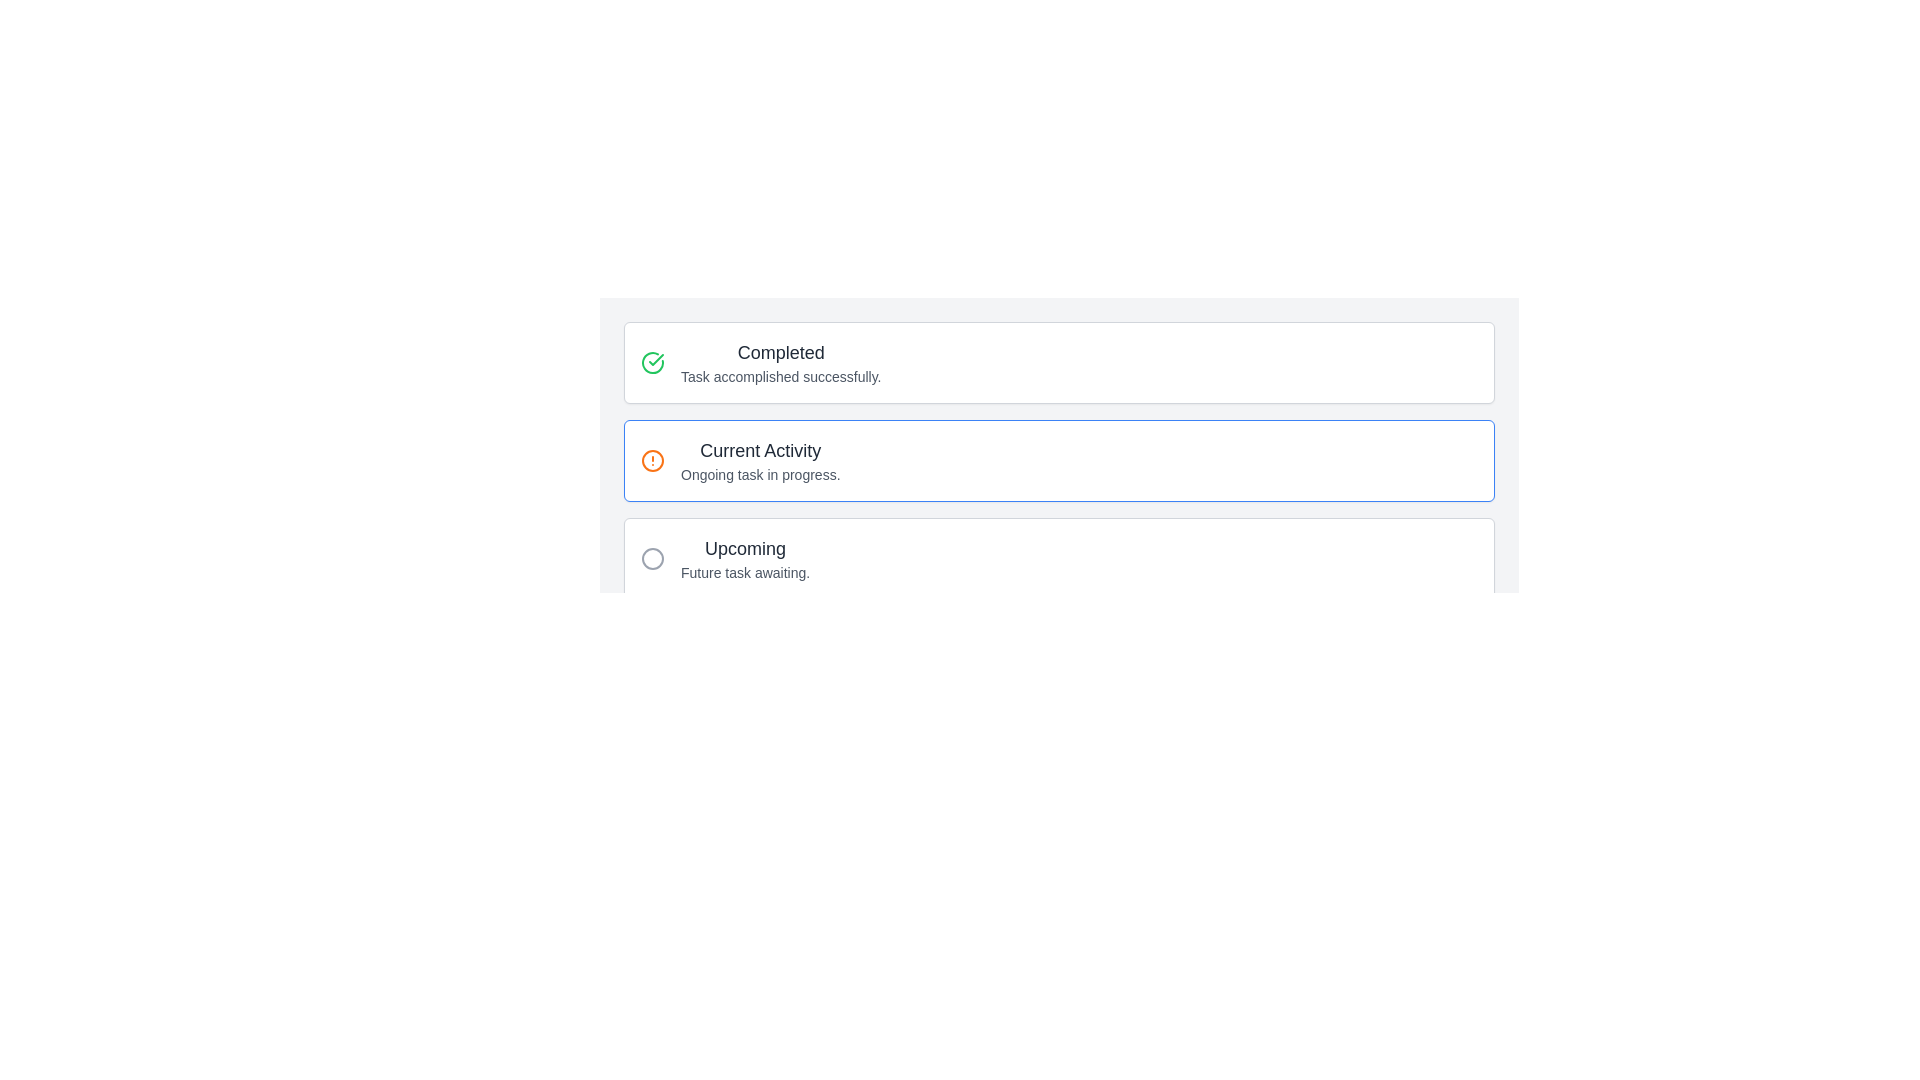  What do you see at coordinates (759, 474) in the screenshot?
I see `the text element that displays 'Ongoing task in progress.' located beneath the title 'Current Activity'` at bounding box center [759, 474].